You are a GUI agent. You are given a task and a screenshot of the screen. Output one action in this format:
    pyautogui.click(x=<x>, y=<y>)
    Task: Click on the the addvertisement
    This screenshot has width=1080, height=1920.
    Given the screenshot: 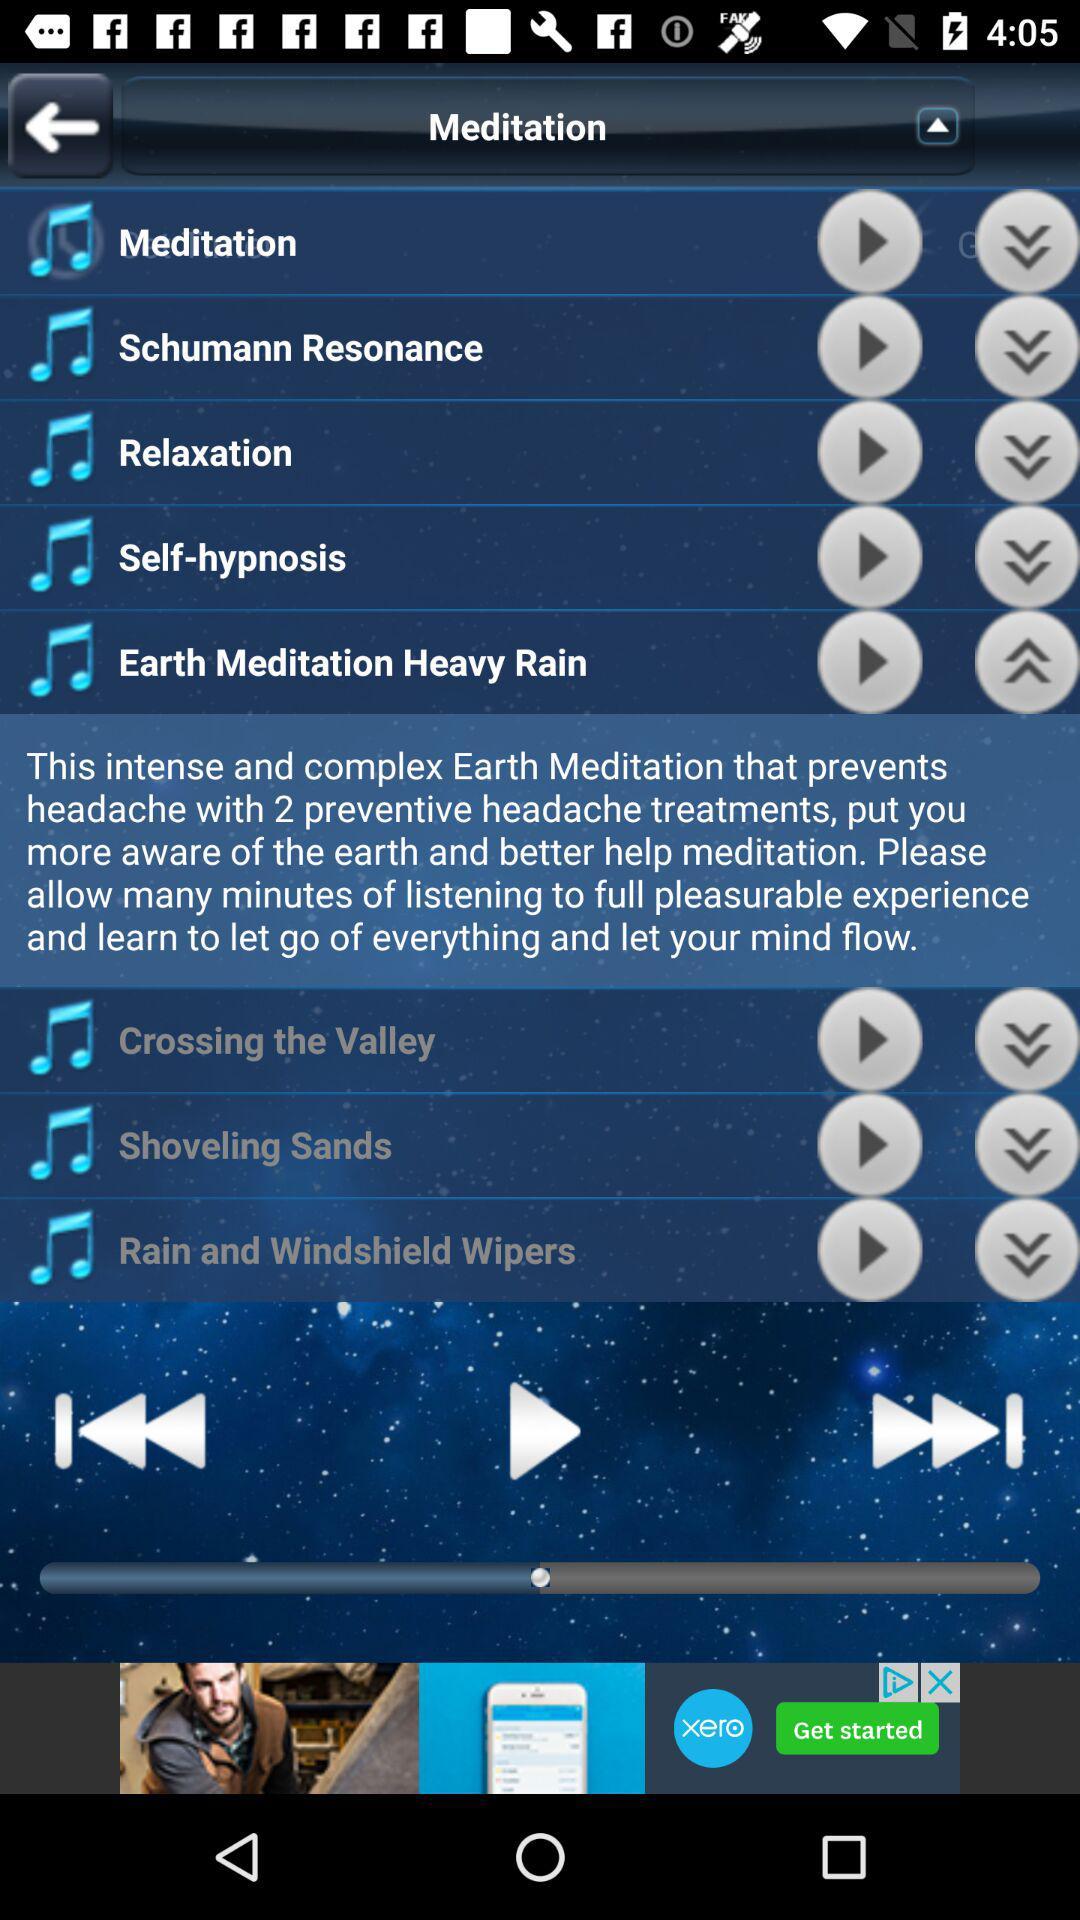 What is the action you would take?
    pyautogui.click(x=540, y=1727)
    